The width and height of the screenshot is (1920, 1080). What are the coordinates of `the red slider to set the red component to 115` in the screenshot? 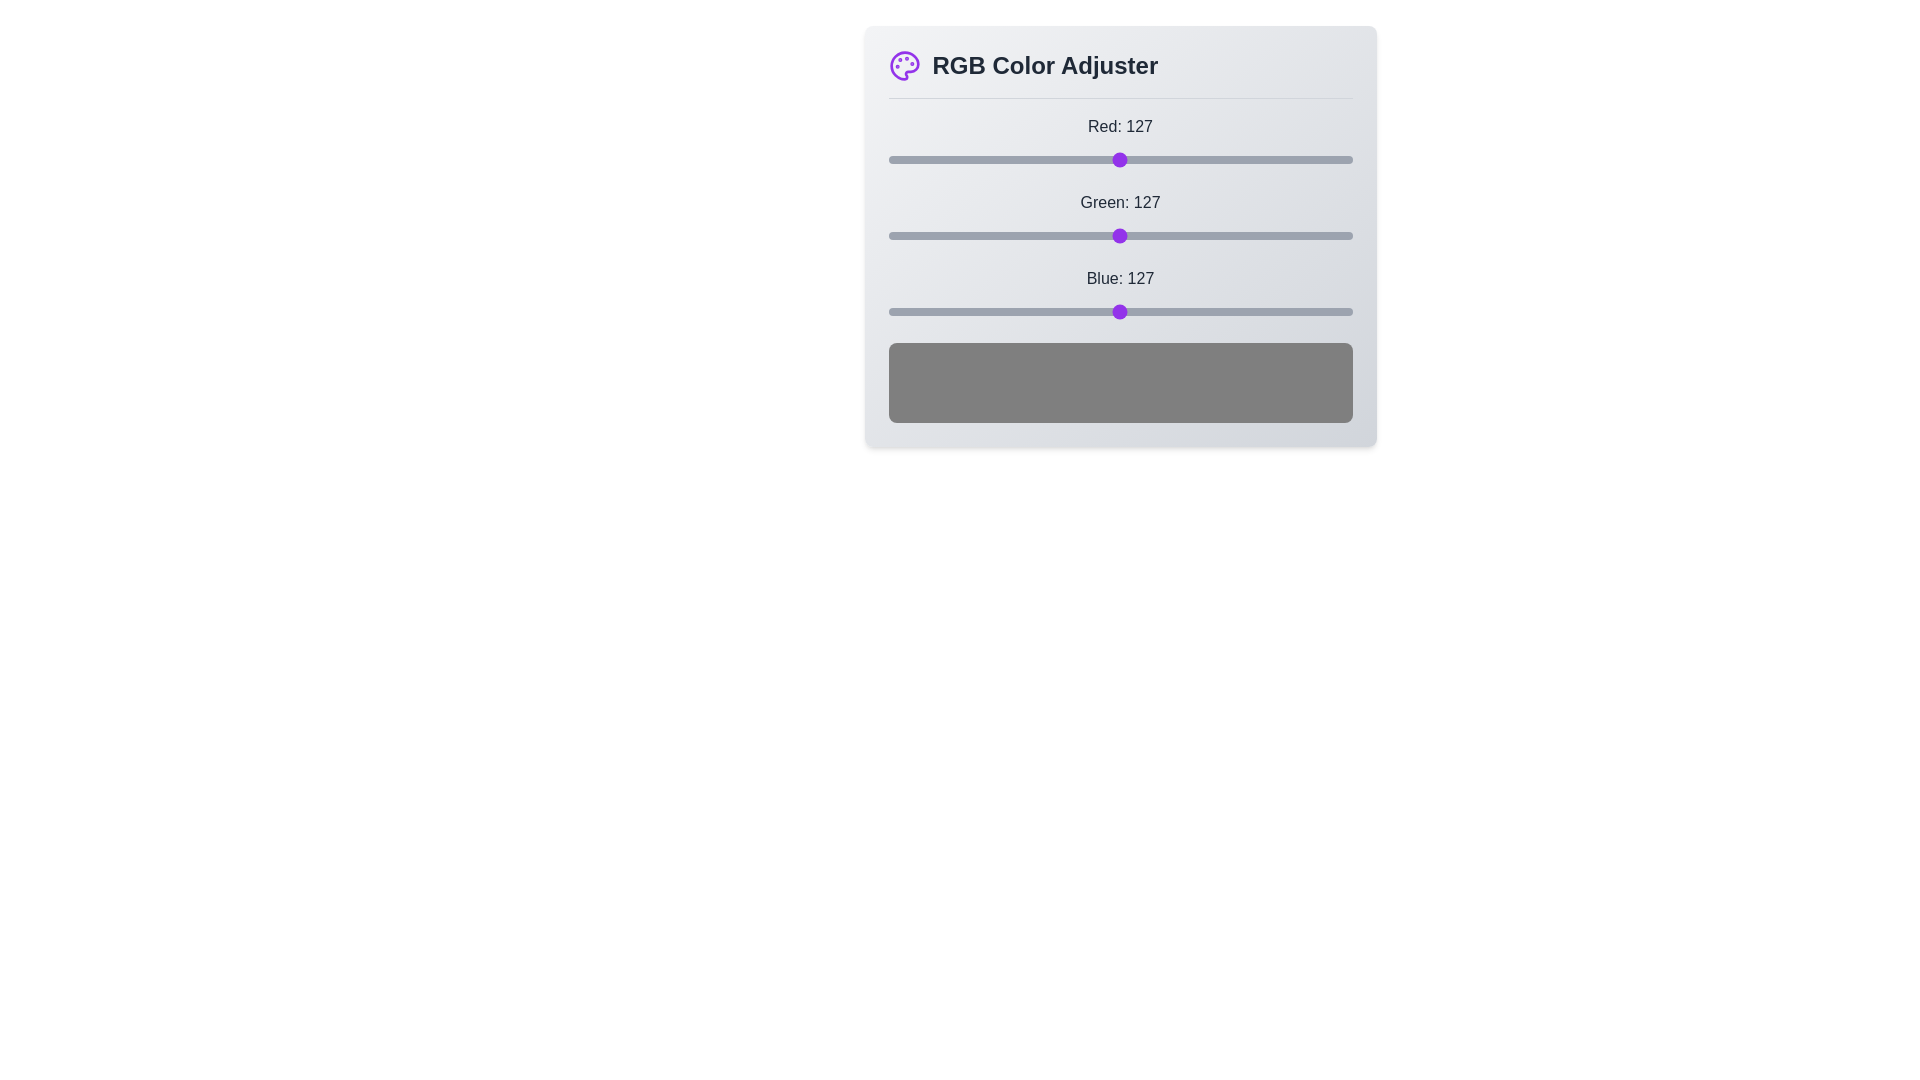 It's located at (1096, 158).